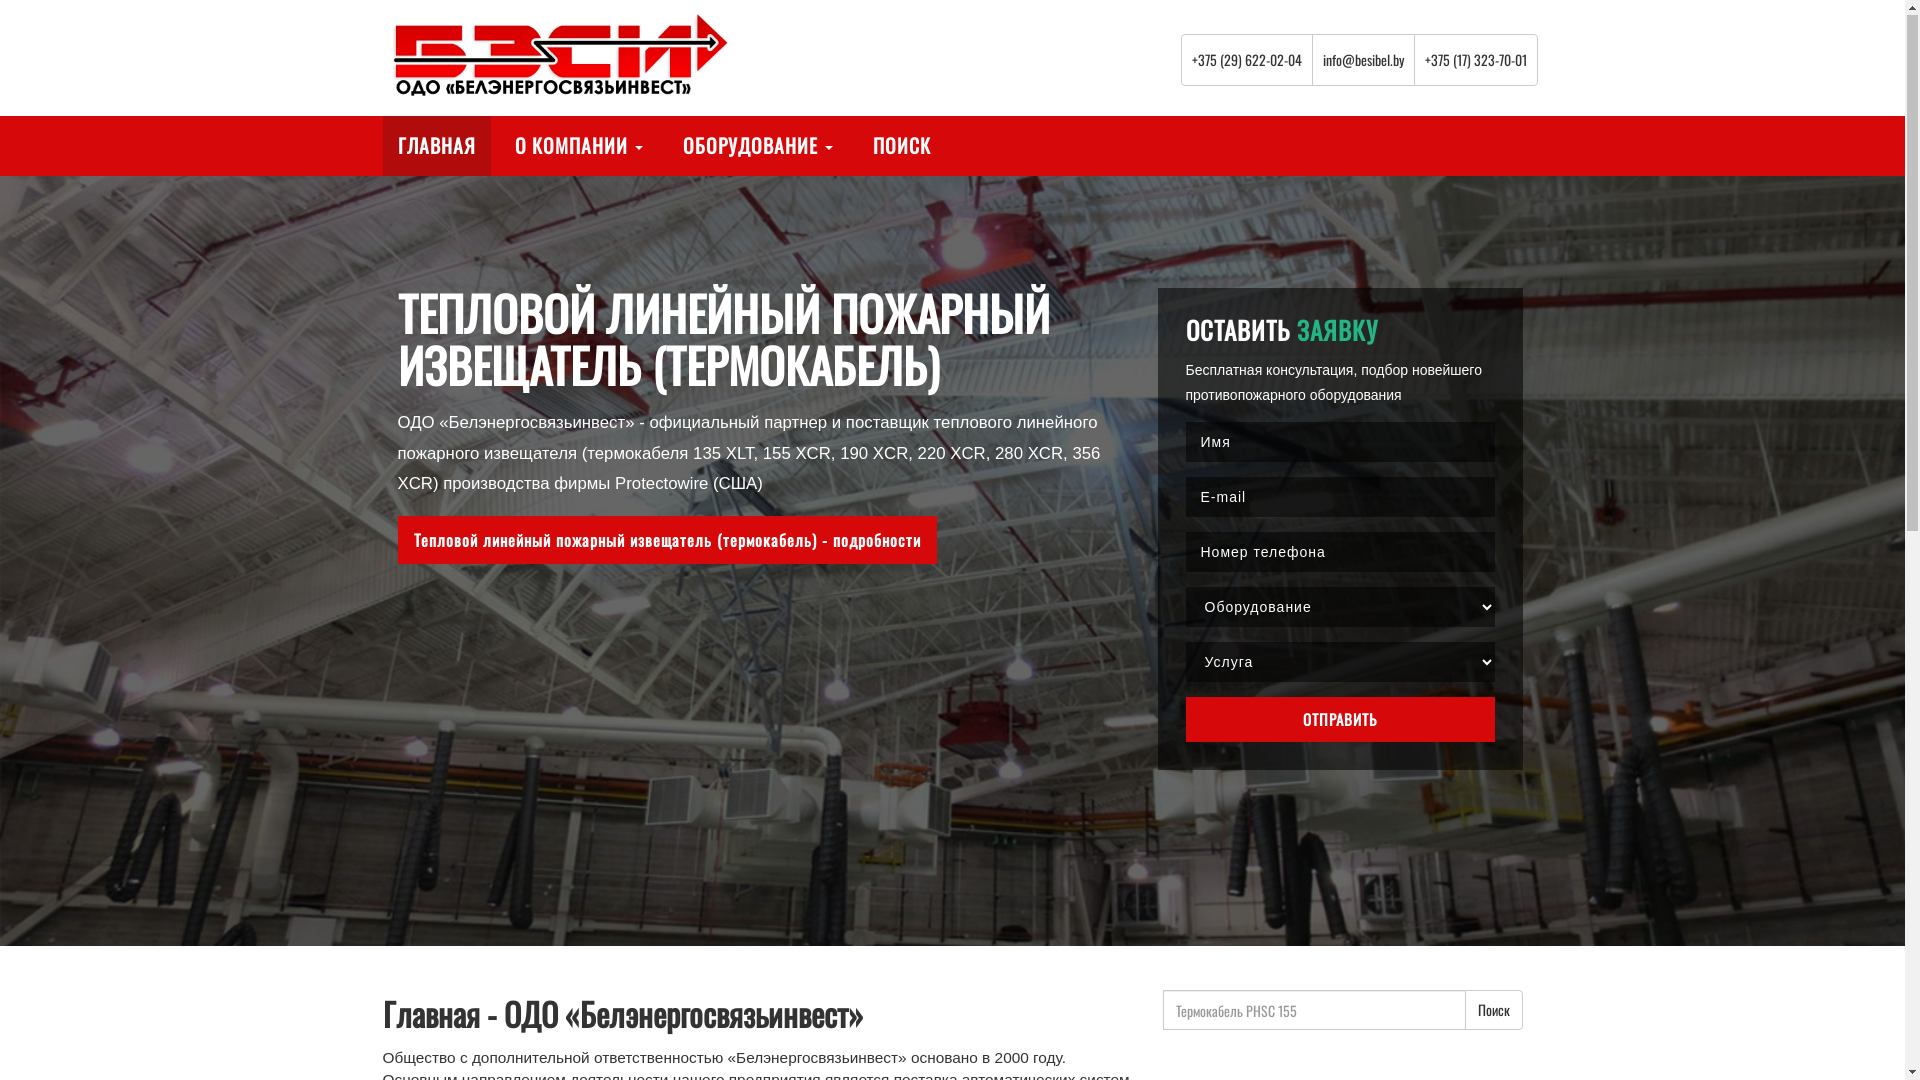 Image resolution: width=1920 pixels, height=1080 pixels. I want to click on '+375 (29) 622-02-04', so click(1245, 60).